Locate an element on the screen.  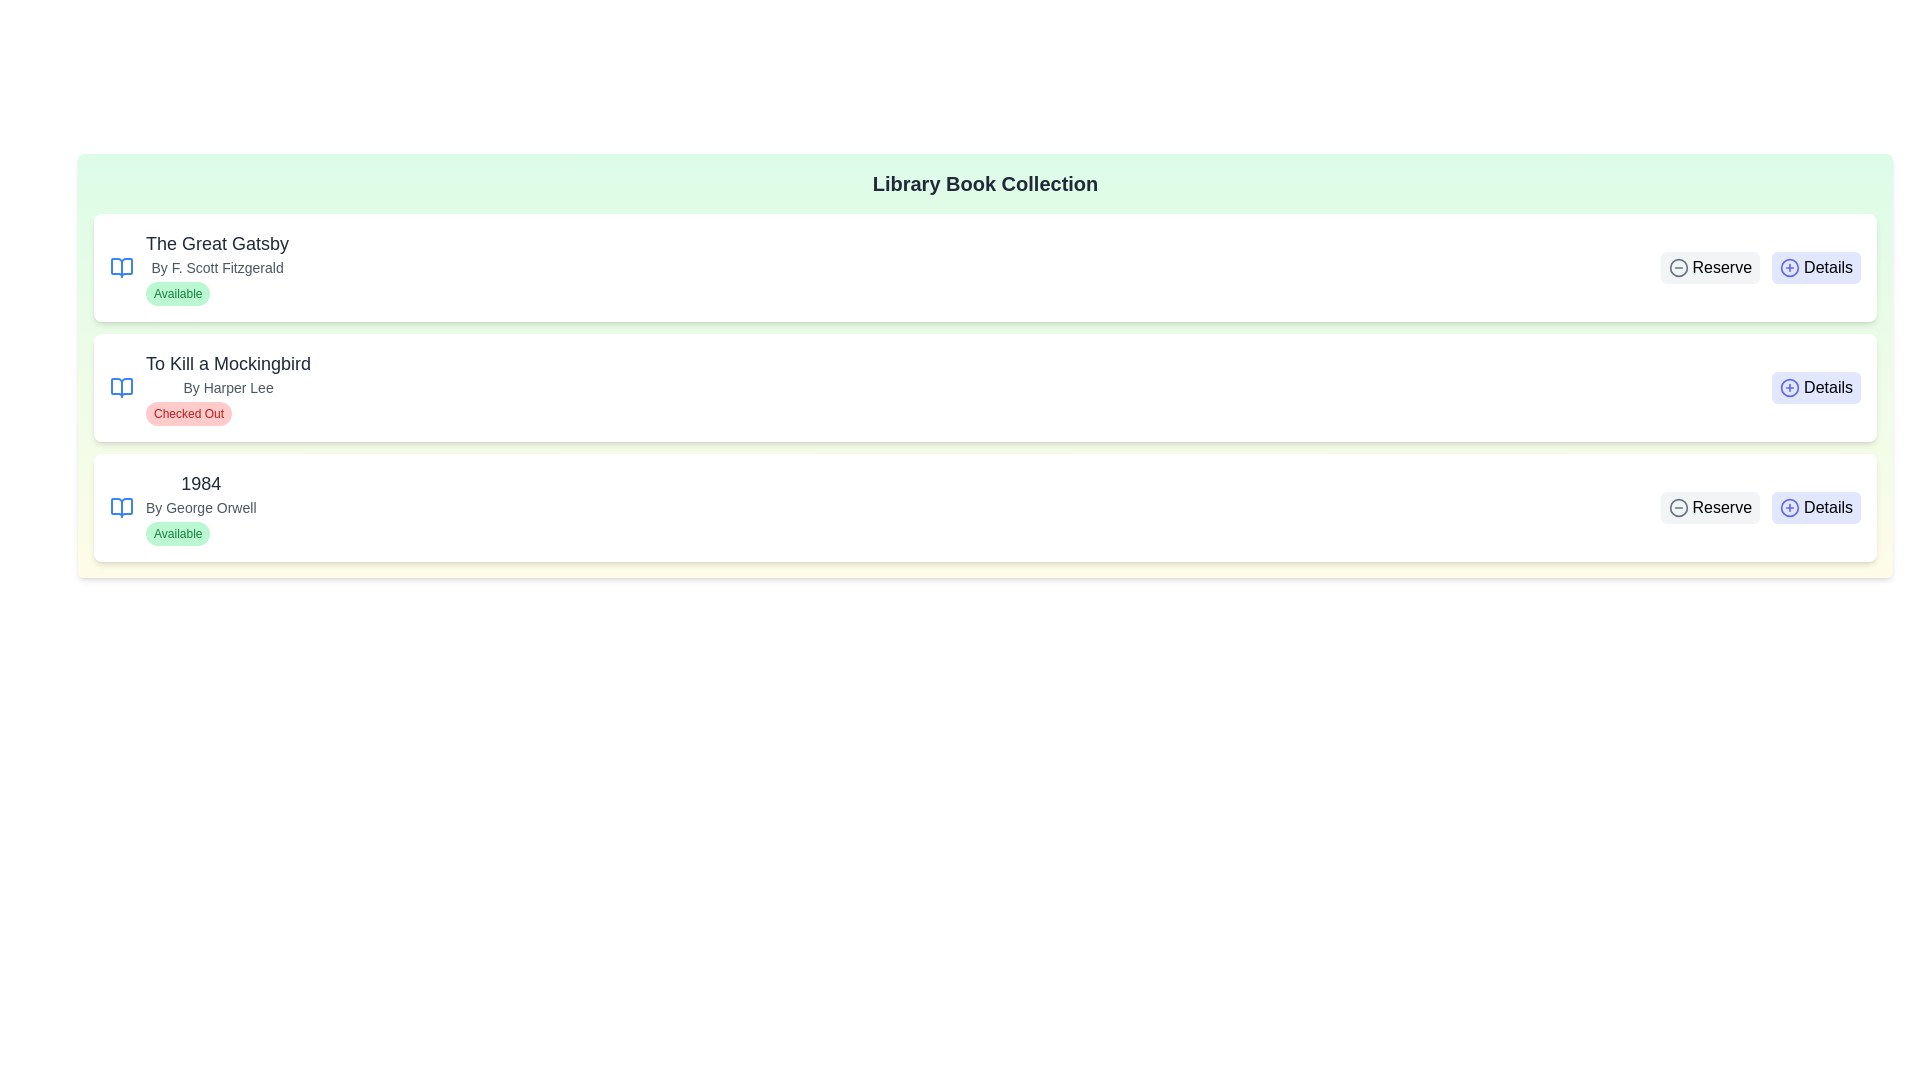
the 'Details' button for the book titled 1984 is located at coordinates (1815, 507).